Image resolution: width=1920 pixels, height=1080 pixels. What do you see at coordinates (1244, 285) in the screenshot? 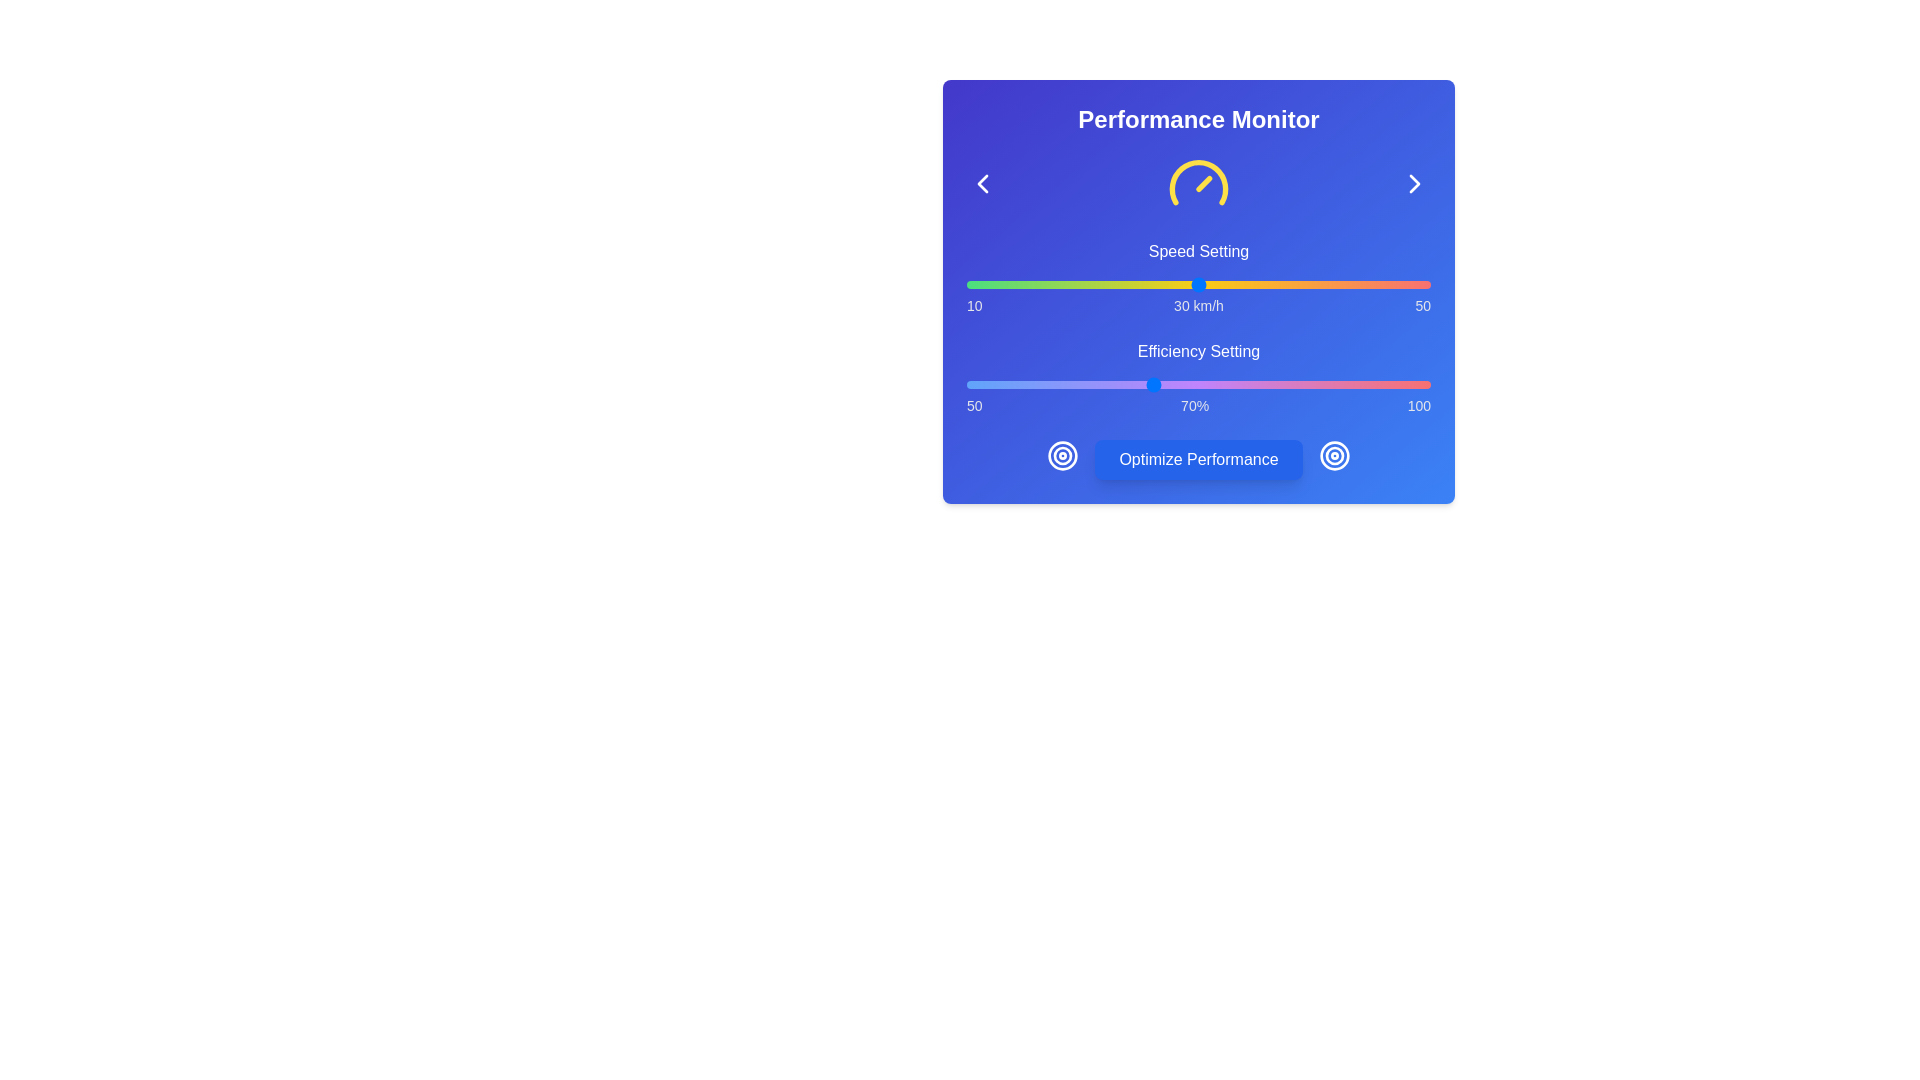
I see `the speed setting to 34 km/h by interacting with the slider` at bounding box center [1244, 285].